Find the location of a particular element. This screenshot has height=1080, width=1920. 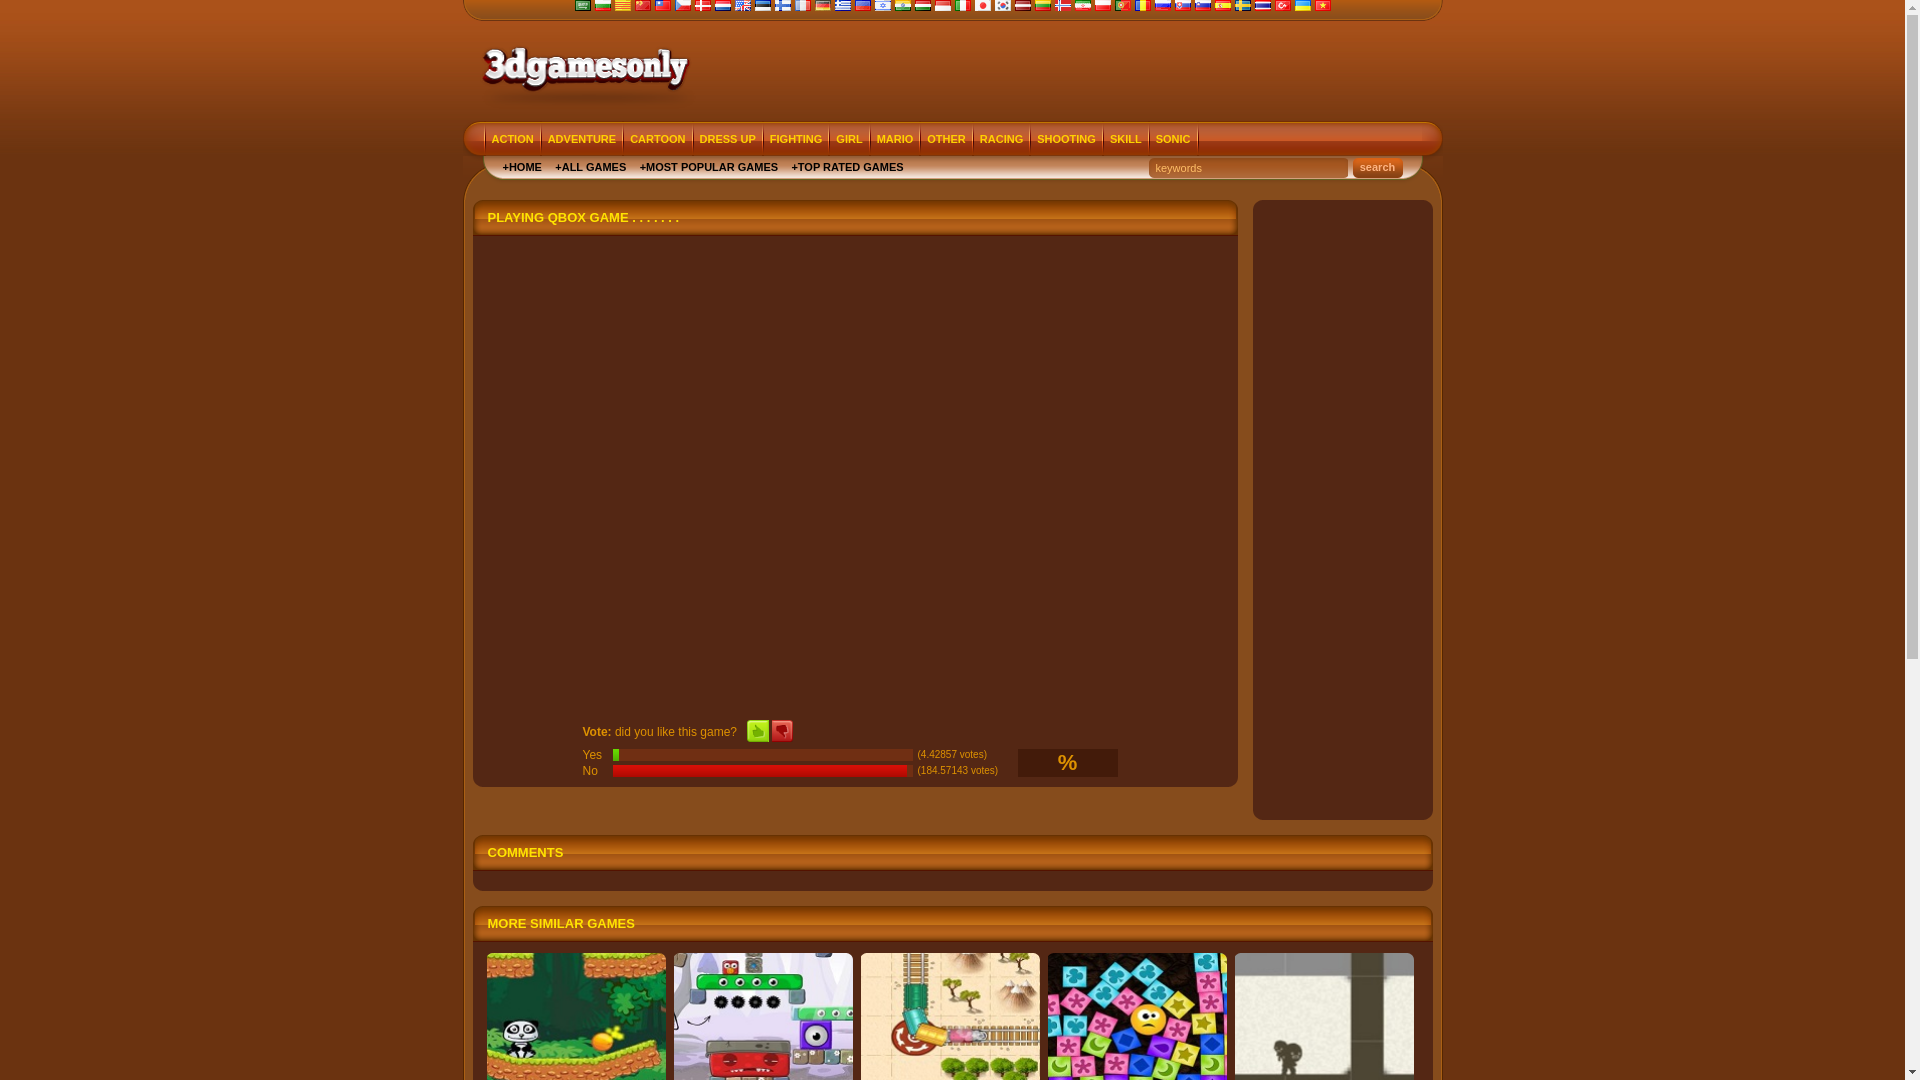

'+MOST POPULAR GAMES' is located at coordinates (709, 165).